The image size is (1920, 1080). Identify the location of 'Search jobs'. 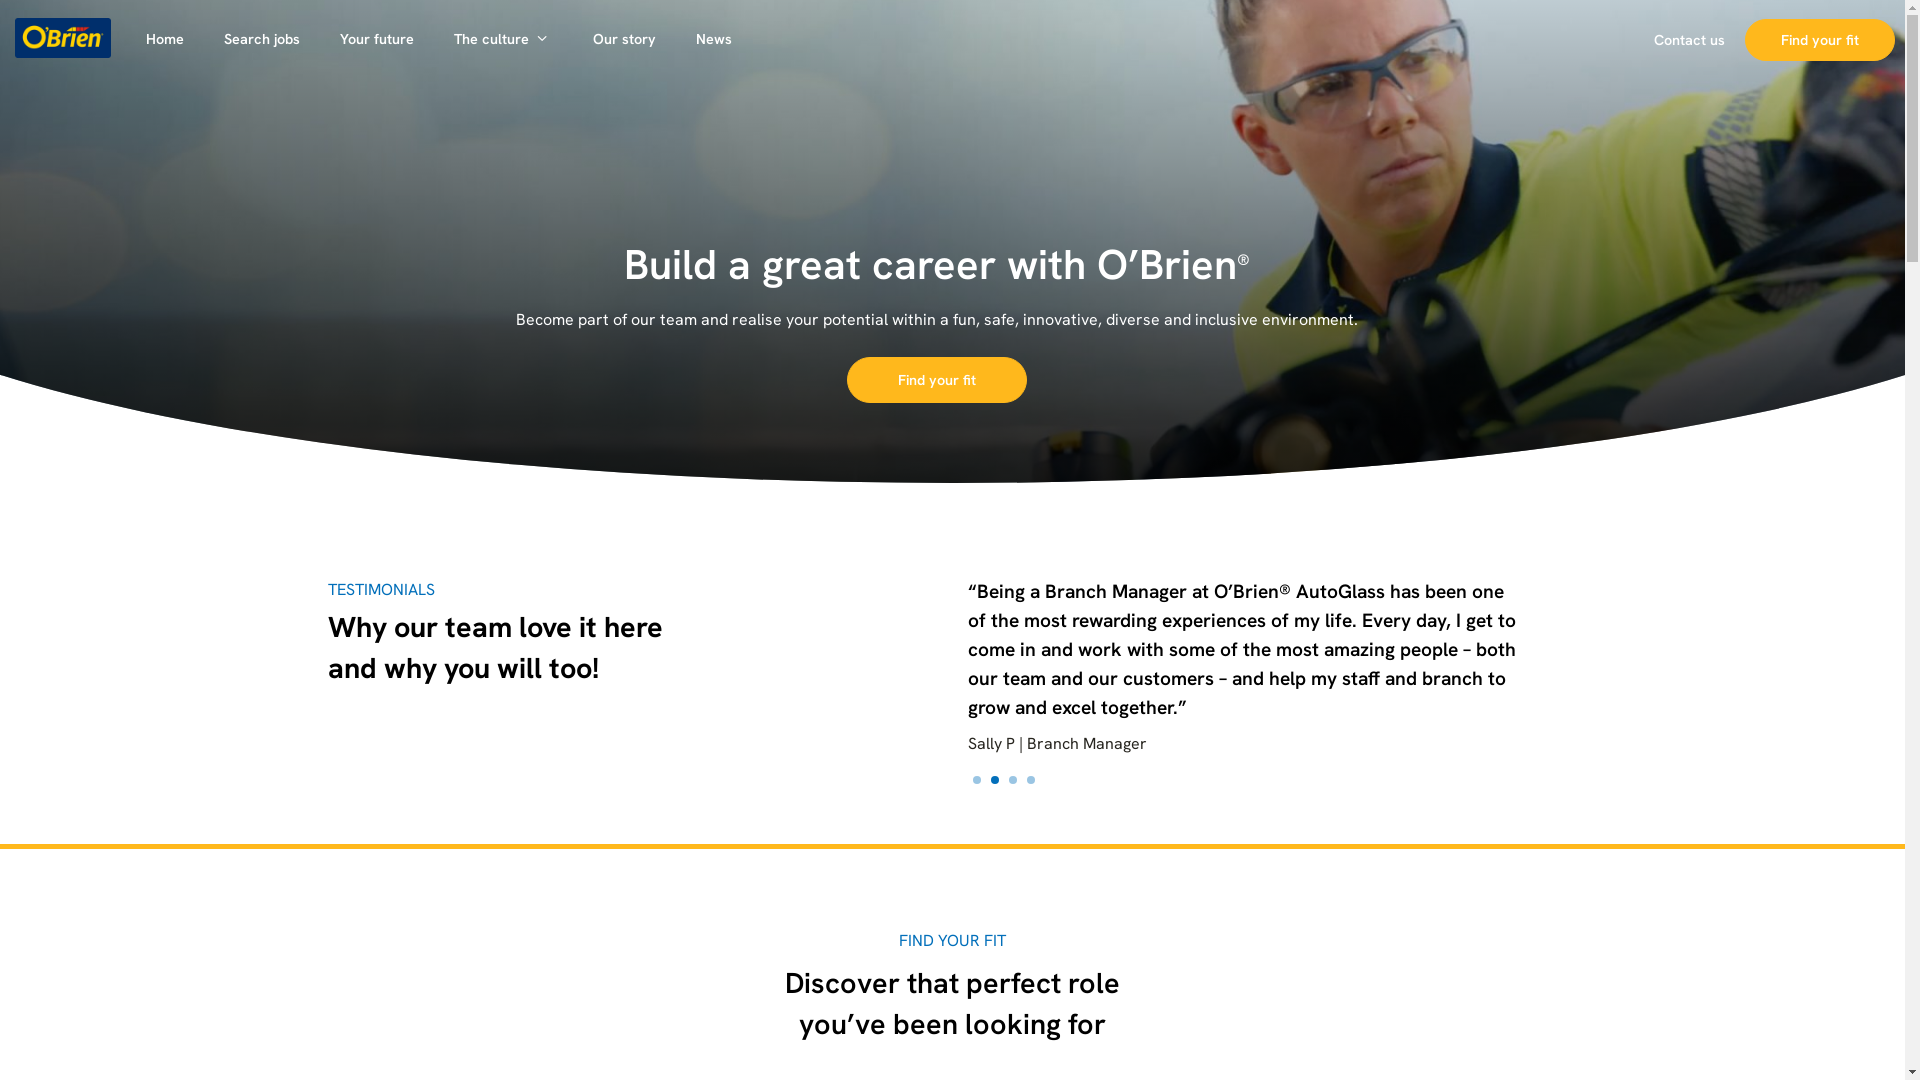
(261, 39).